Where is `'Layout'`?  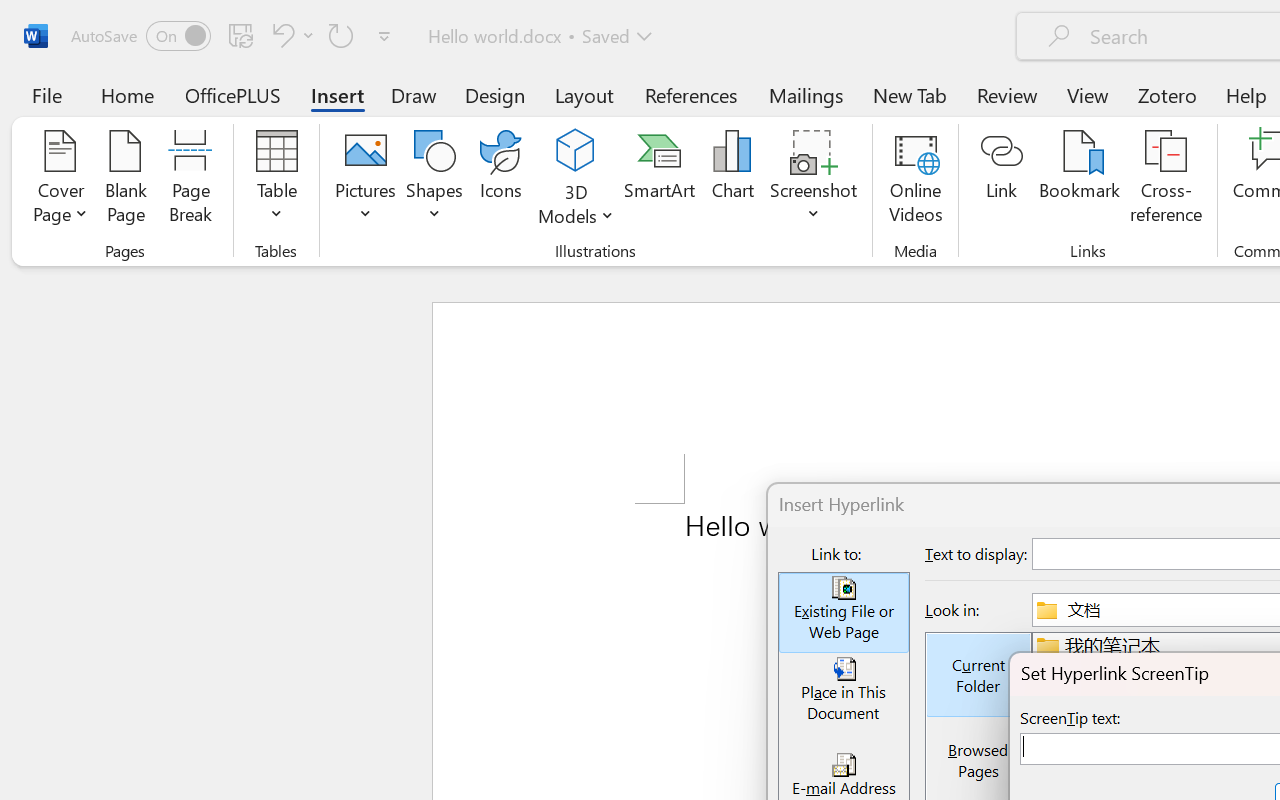 'Layout' is located at coordinates (583, 94).